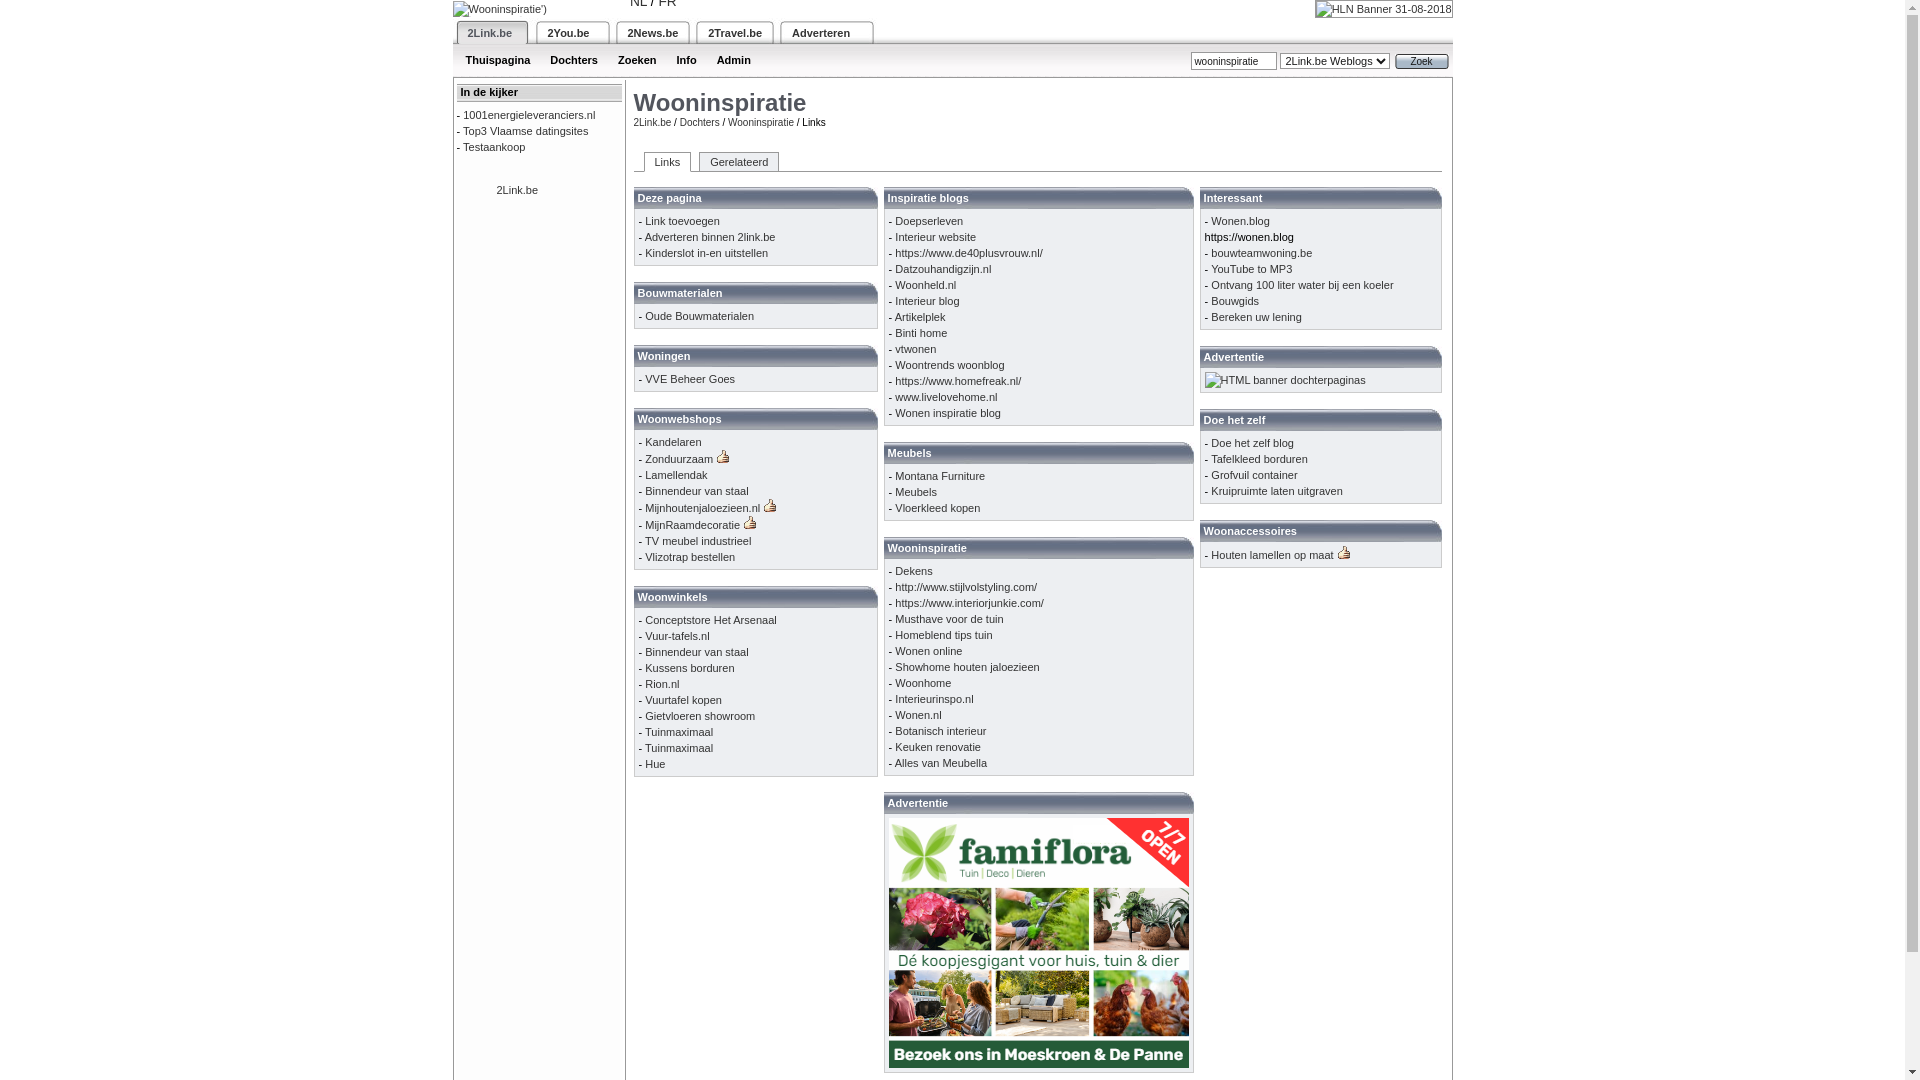  What do you see at coordinates (653, 33) in the screenshot?
I see `'2News.be'` at bounding box center [653, 33].